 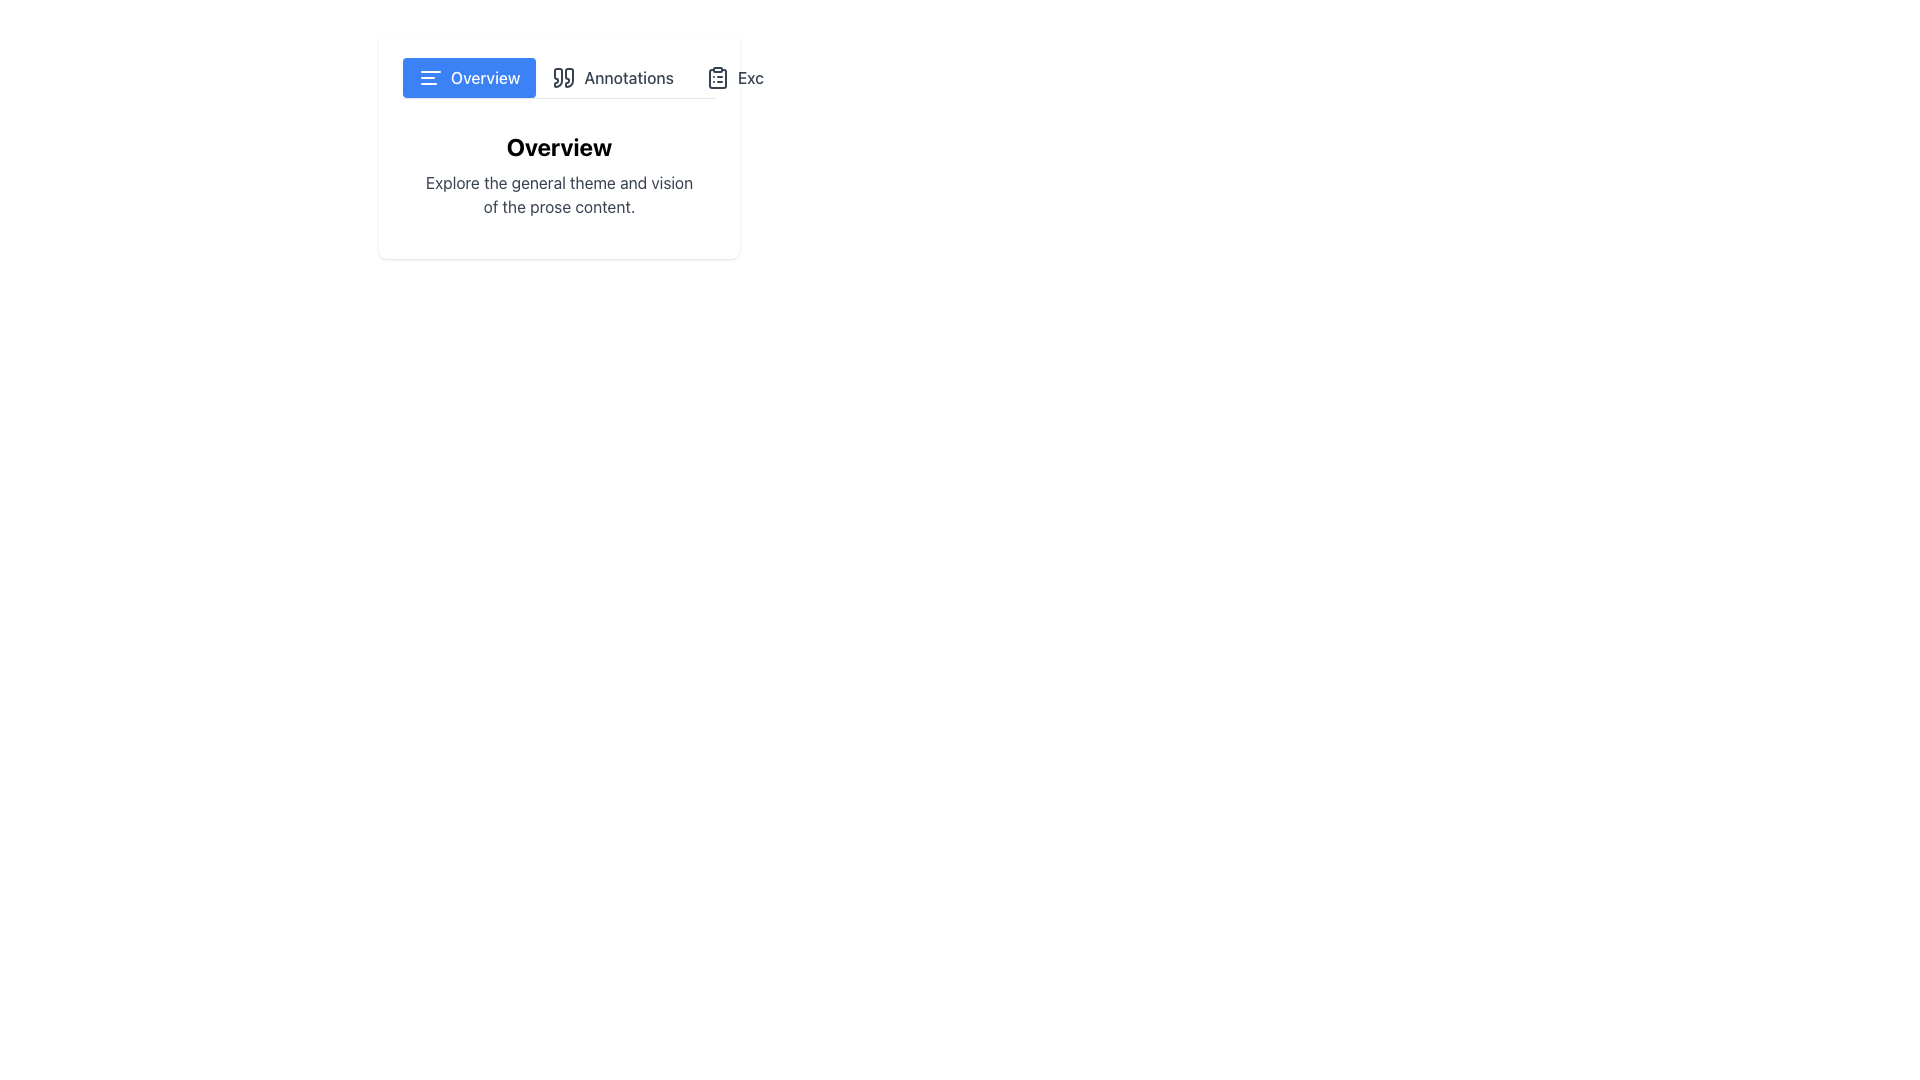 I want to click on the bold, large-sized text element that reads 'Overview', which is positioned at the top of the content area and aligned above a descriptive paragraph, so click(x=559, y=145).